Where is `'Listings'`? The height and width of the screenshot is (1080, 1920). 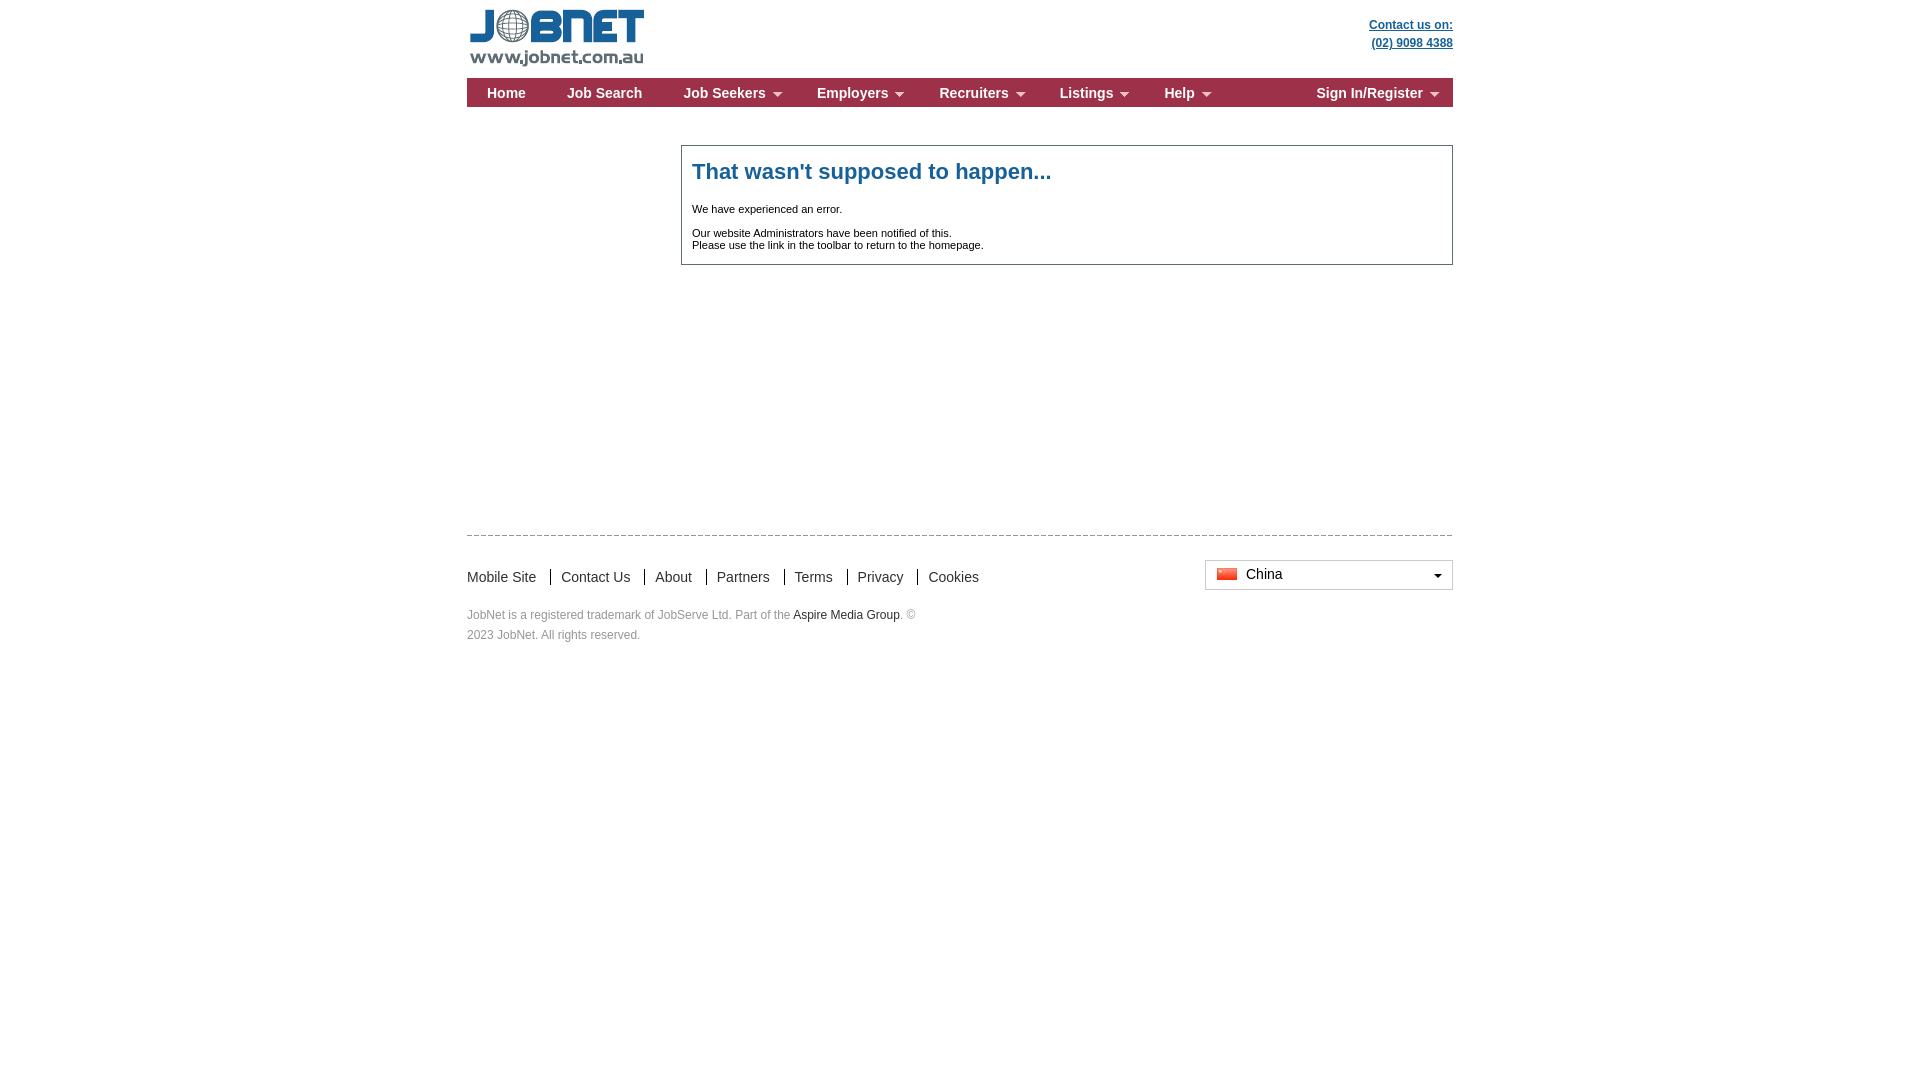
'Listings' is located at coordinates (1090, 92).